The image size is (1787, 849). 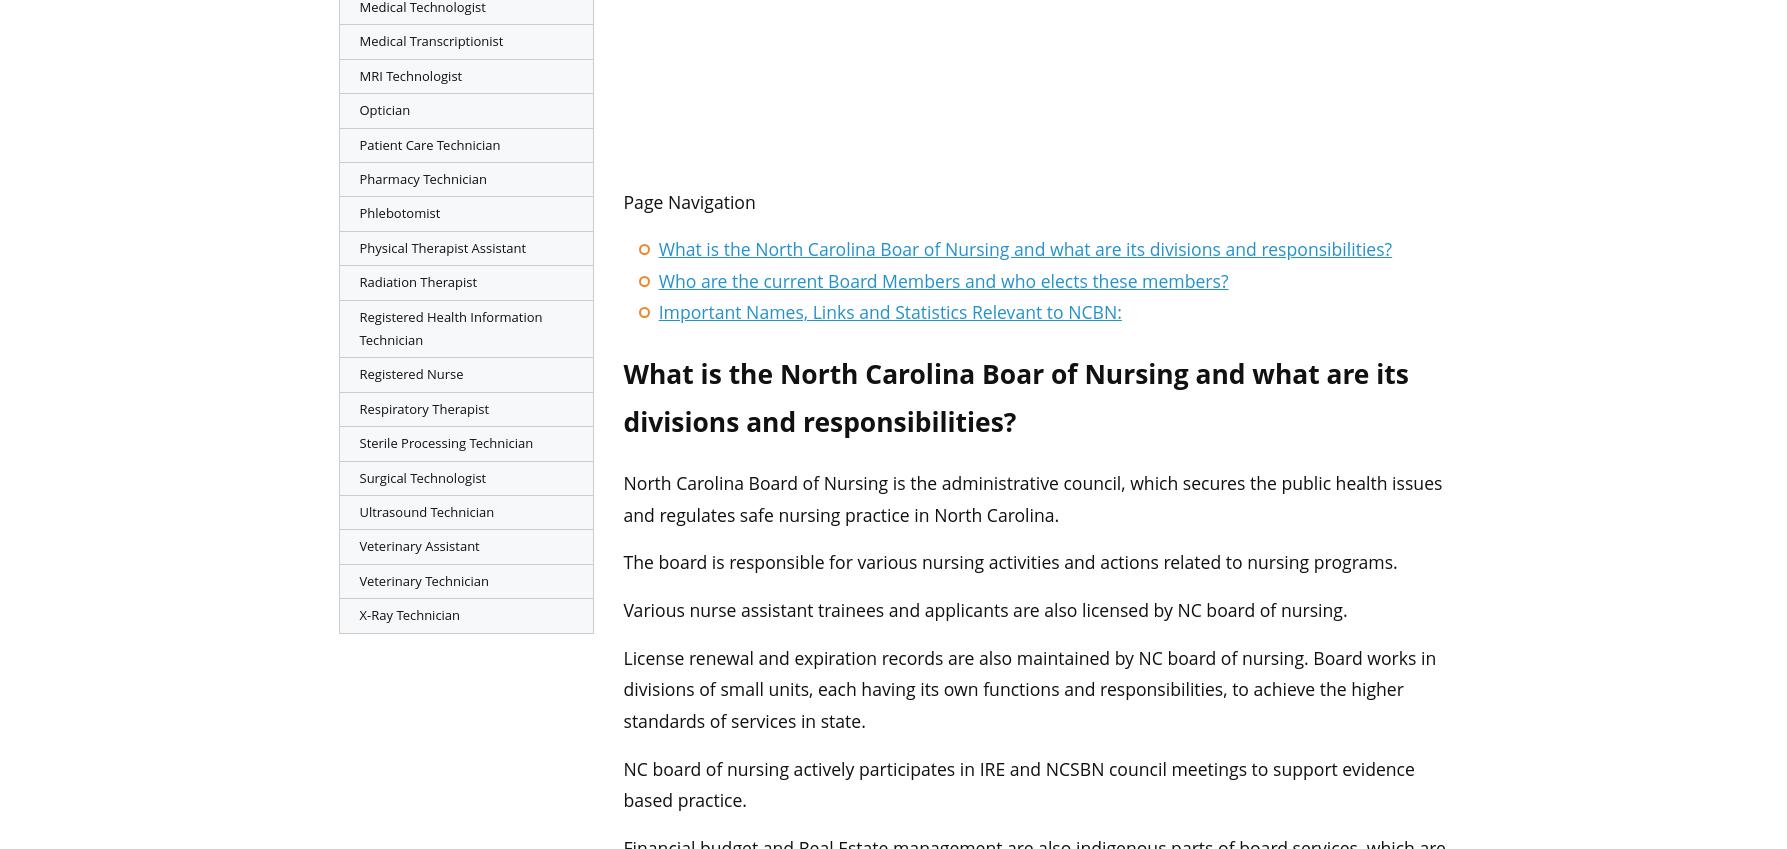 I want to click on 'Veterinary Technician', so click(x=423, y=579).